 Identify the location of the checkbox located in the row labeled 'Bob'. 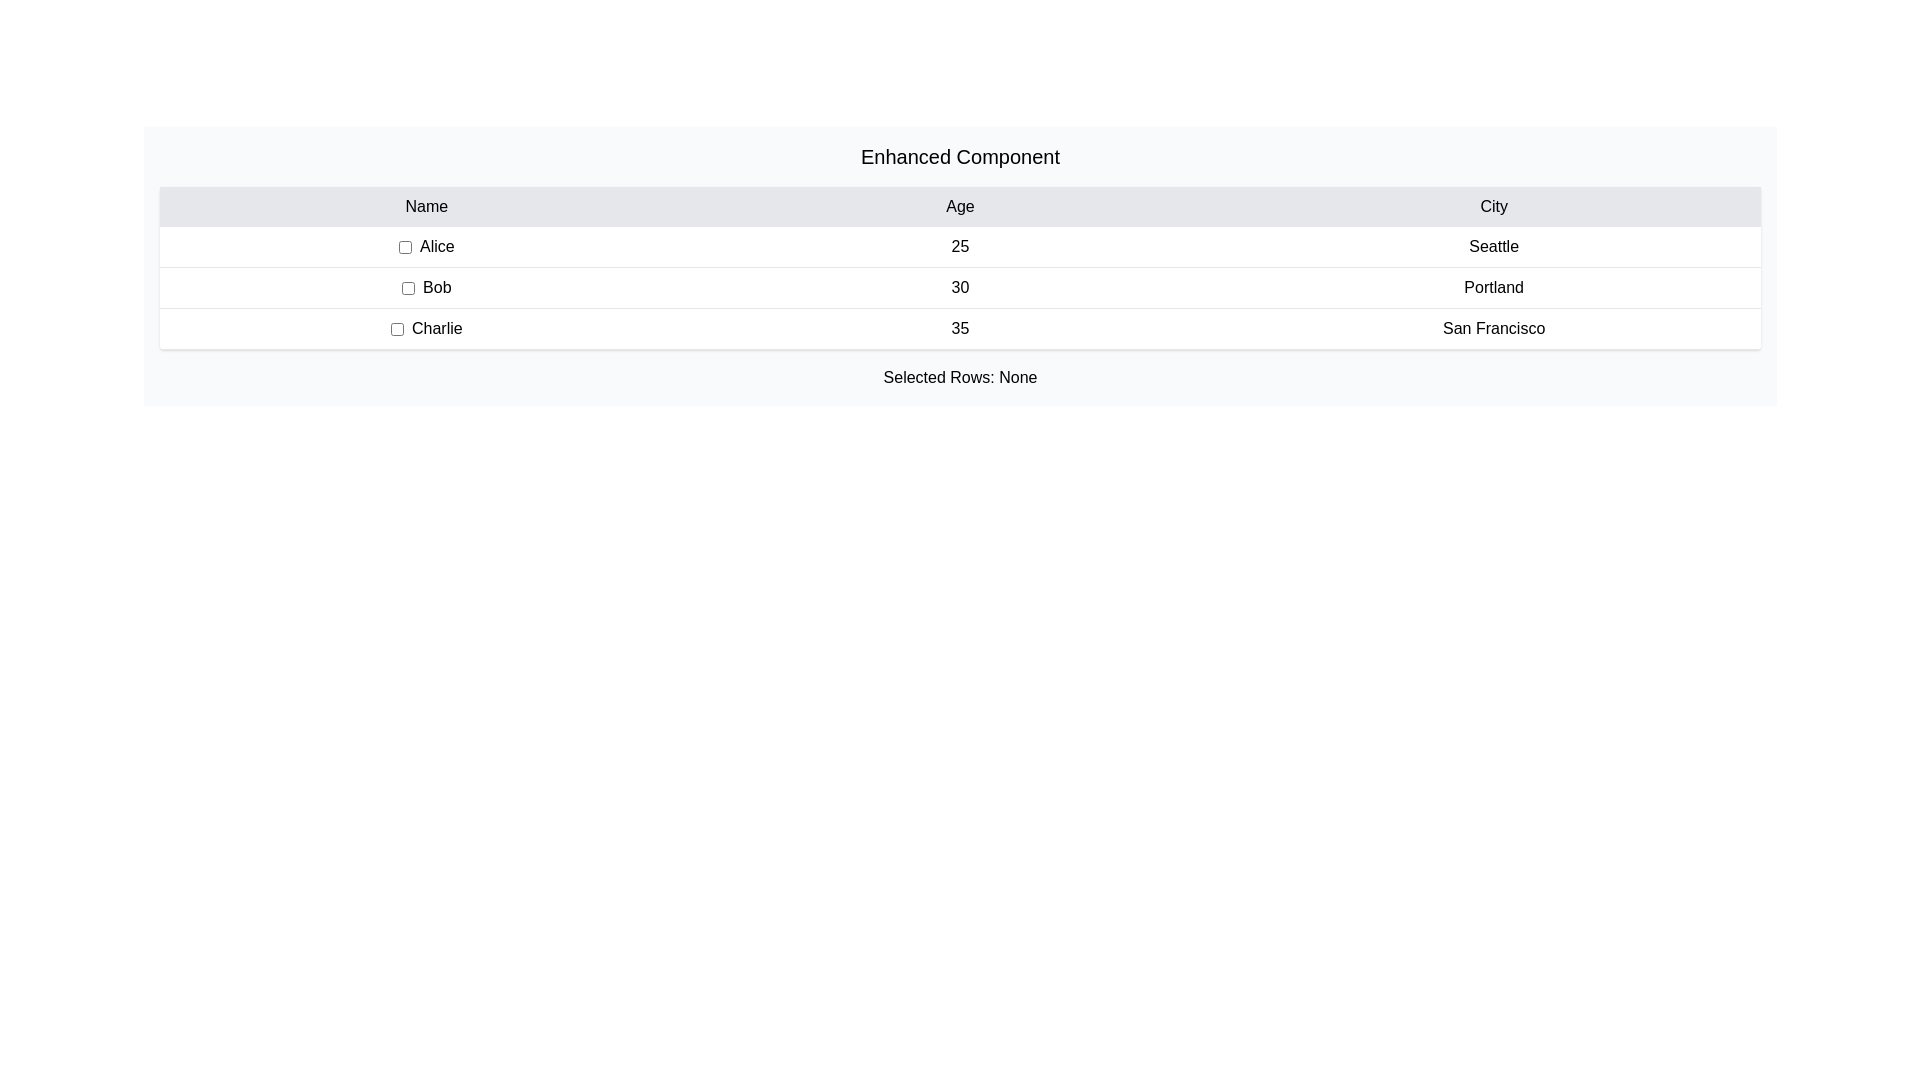
(407, 288).